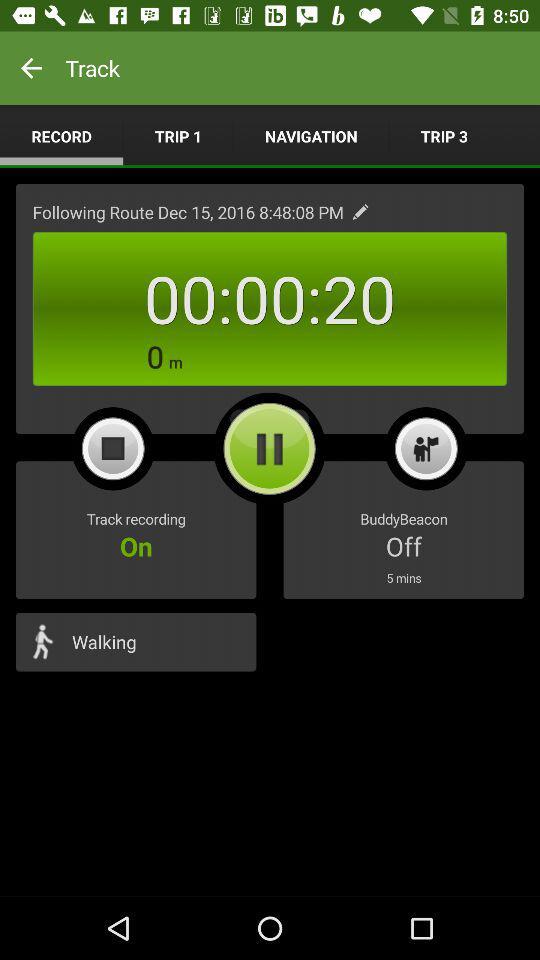 Image resolution: width=540 pixels, height=960 pixels. Describe the element at coordinates (444, 135) in the screenshot. I see `icon next to the navigation icon` at that location.